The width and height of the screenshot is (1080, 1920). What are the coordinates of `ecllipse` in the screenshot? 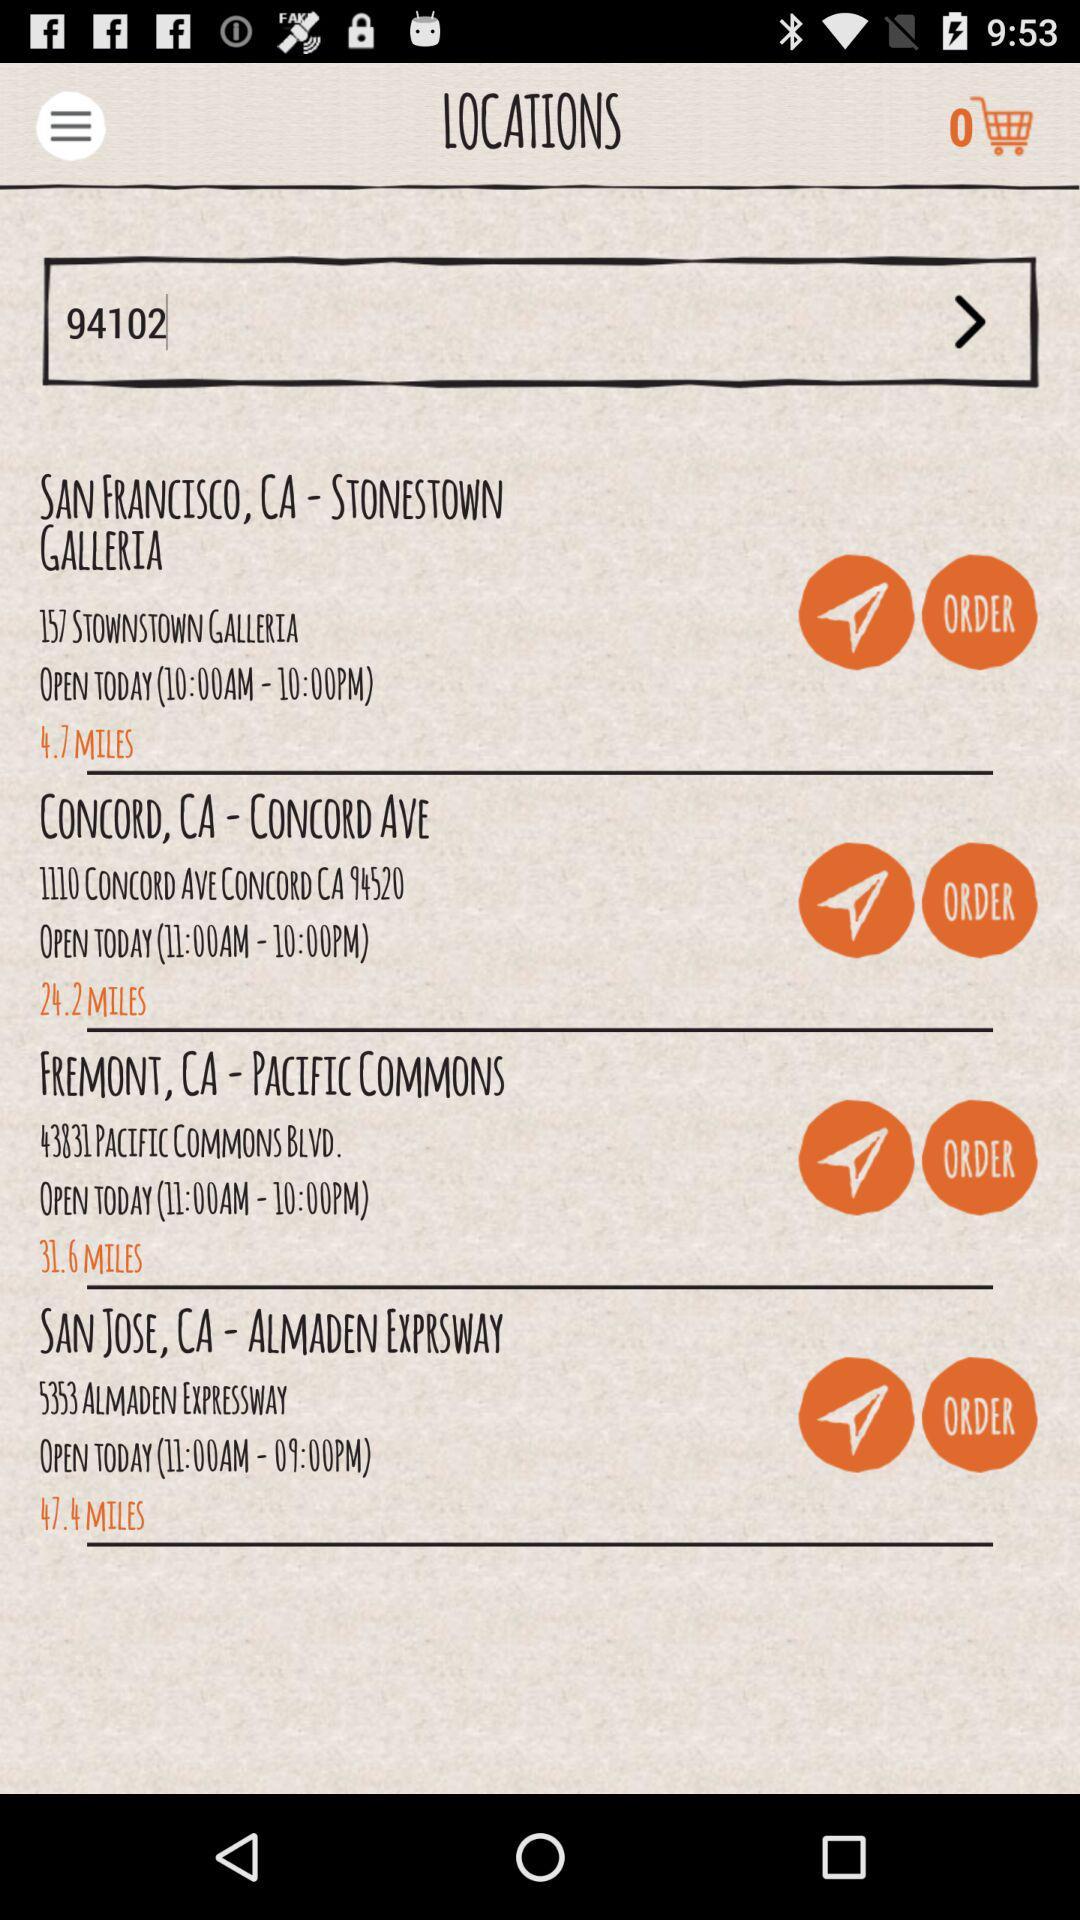 It's located at (69, 124).